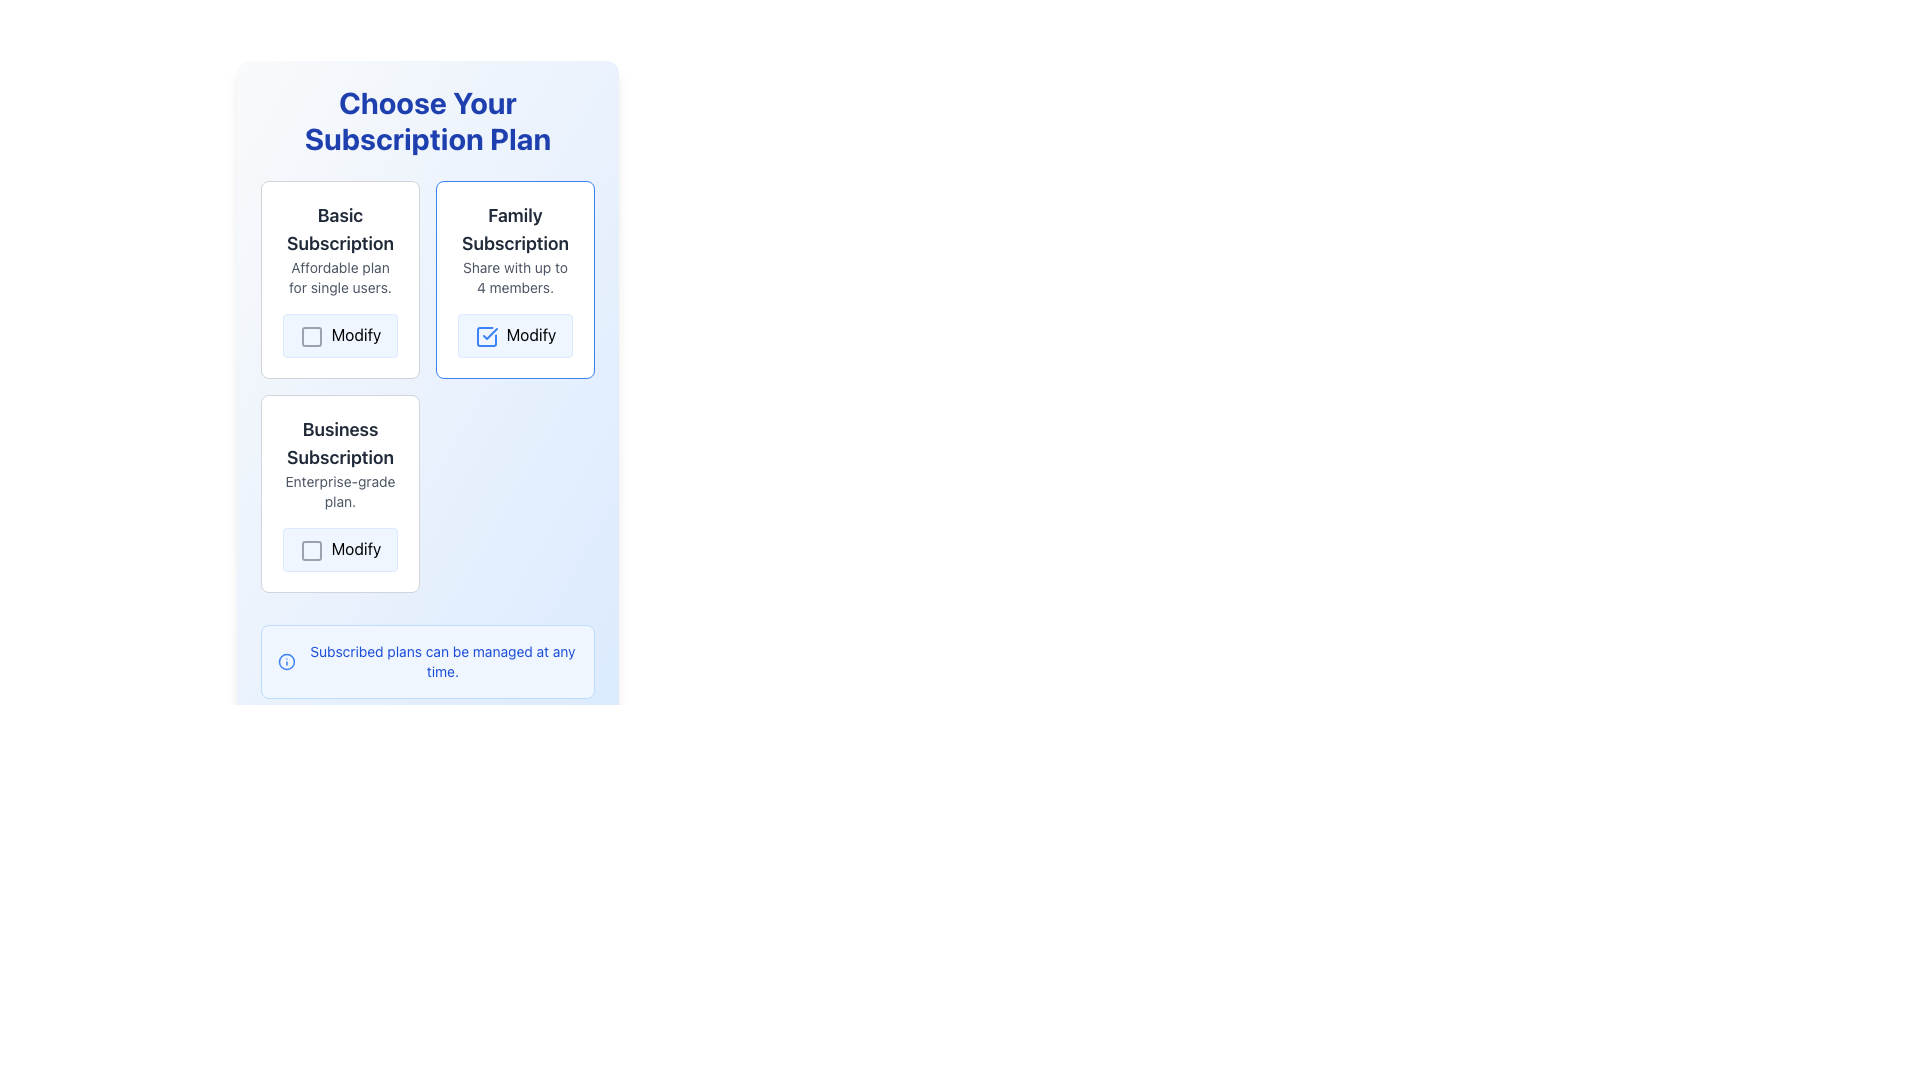 The image size is (1920, 1080). I want to click on the circular icon with a blue border and white fill located near the bottom of the interface, to the left of the text label 'Subscribed plans can be managed at any time.', so click(286, 661).